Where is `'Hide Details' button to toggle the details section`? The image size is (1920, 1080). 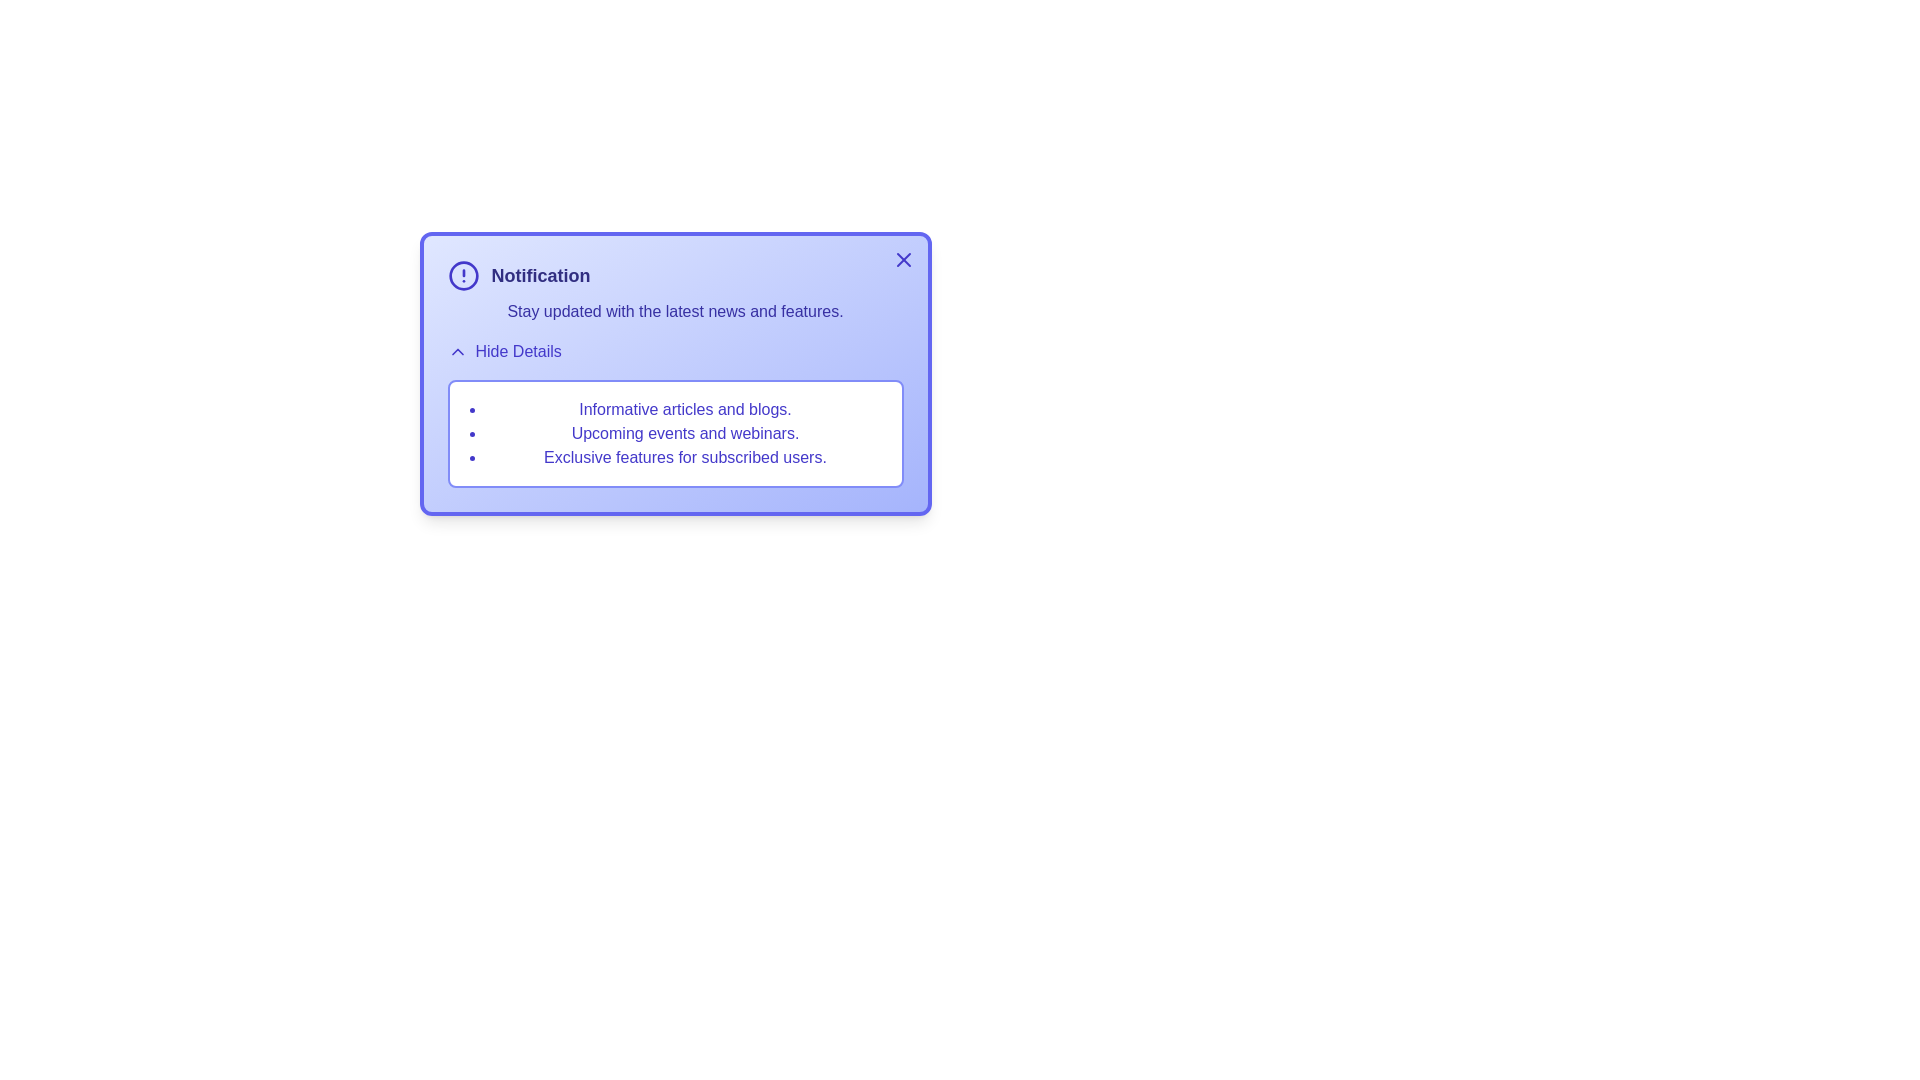 'Hide Details' button to toggle the details section is located at coordinates (504, 350).